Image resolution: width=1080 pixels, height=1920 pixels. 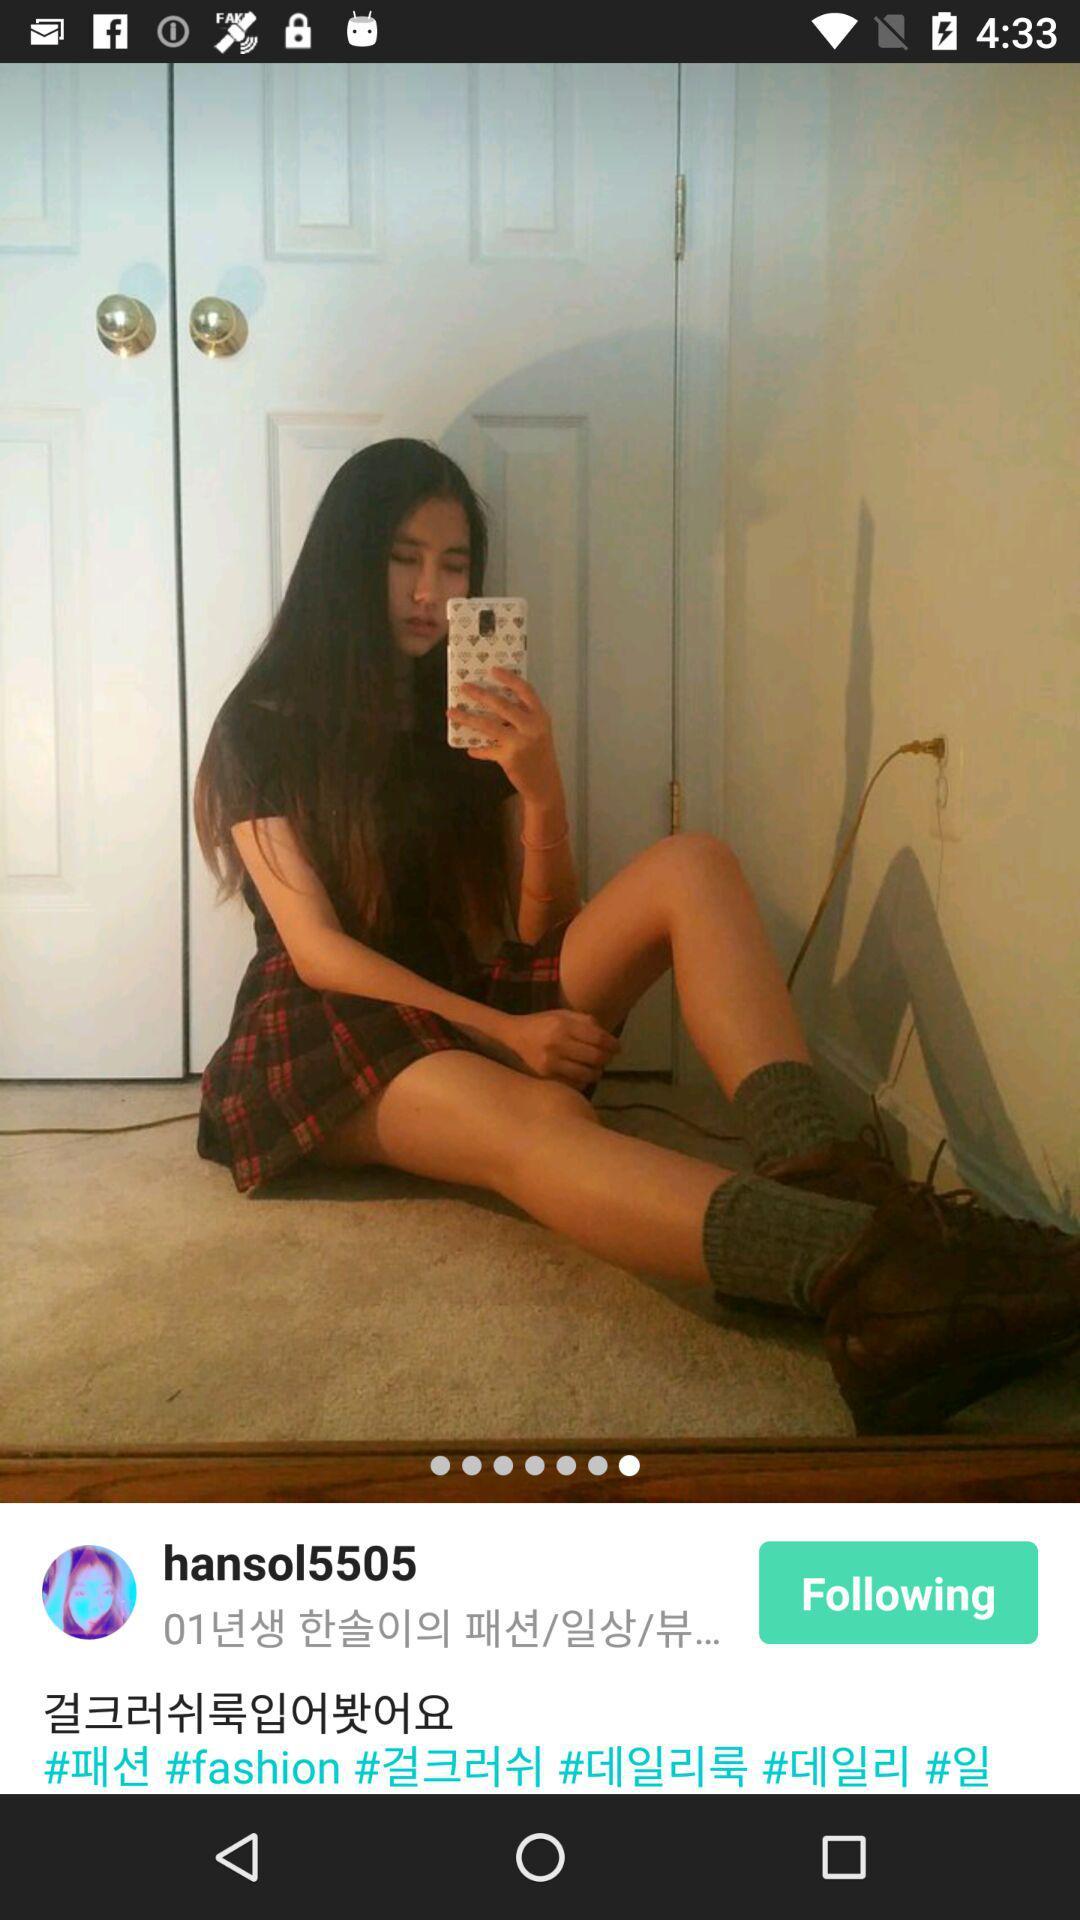 I want to click on the avatar icon, so click(x=88, y=1591).